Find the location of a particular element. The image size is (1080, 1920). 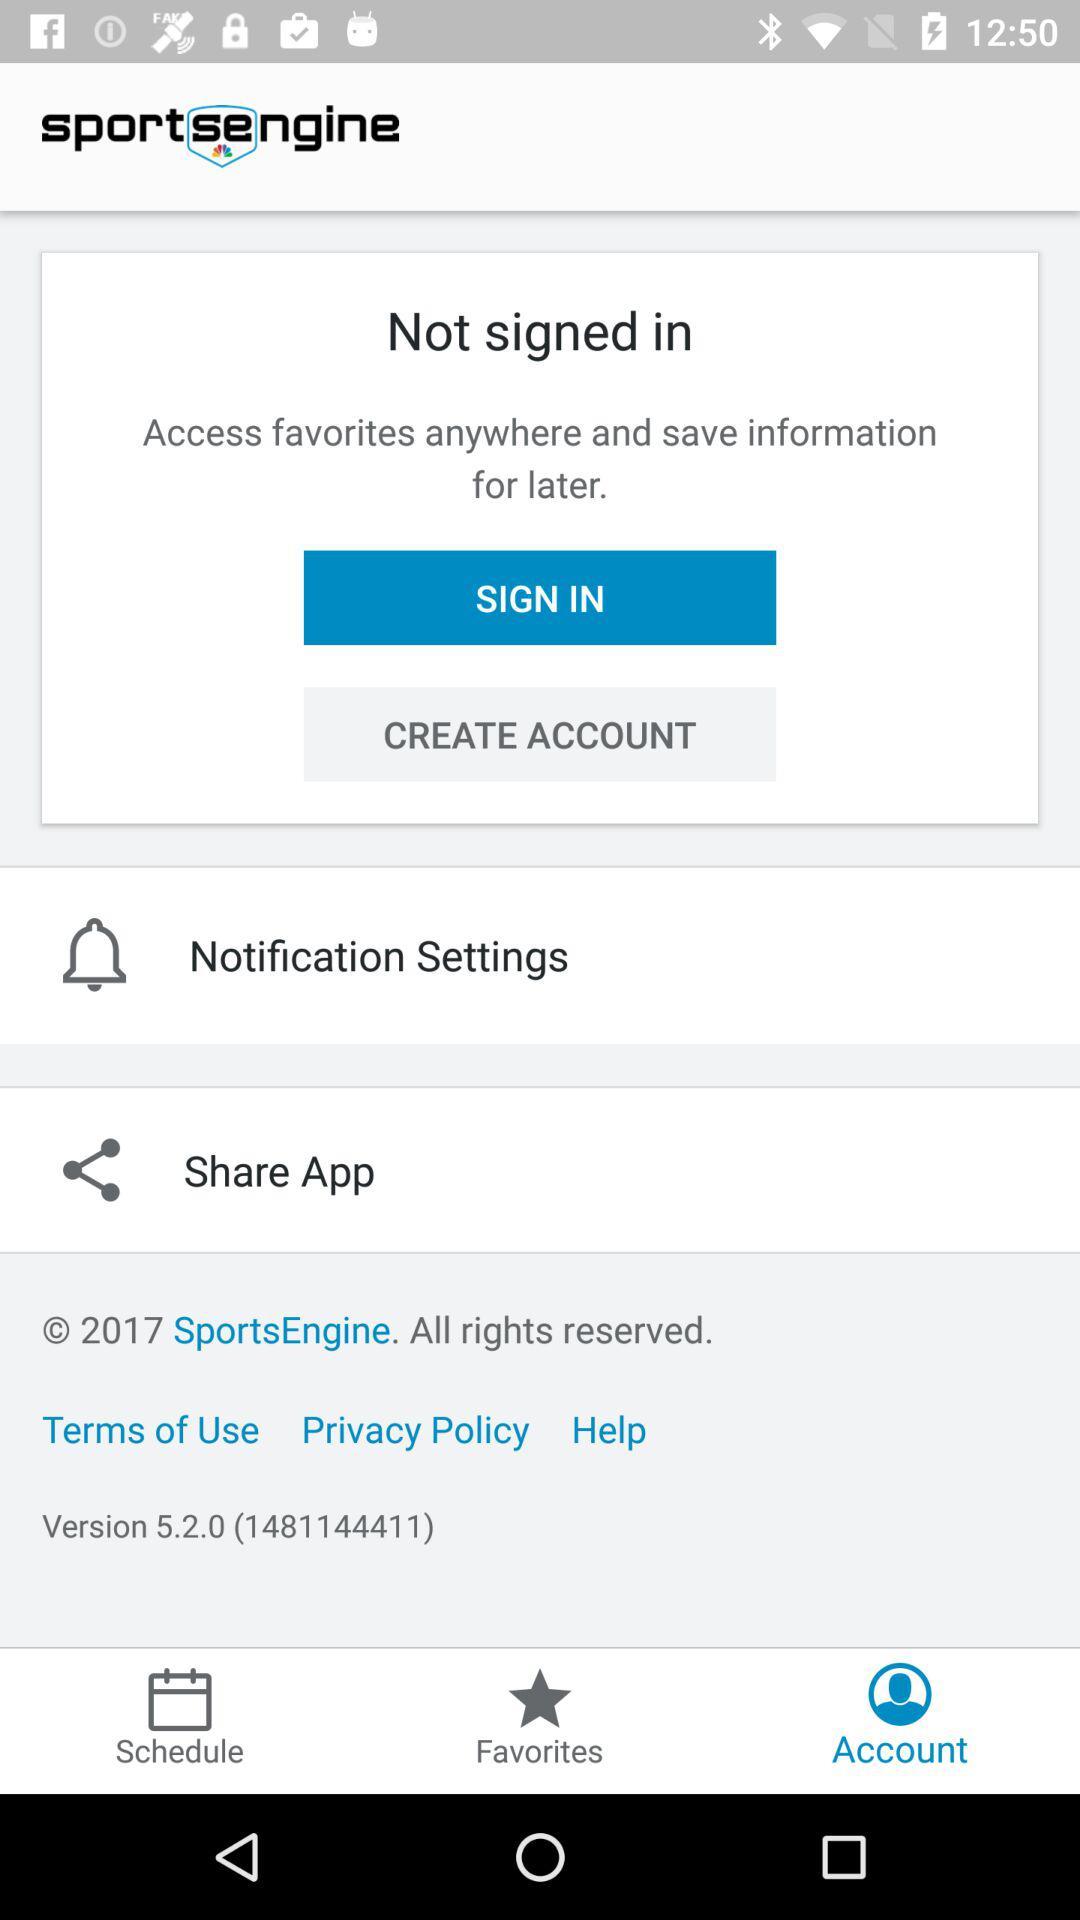

icon below the notification settings is located at coordinates (540, 1170).